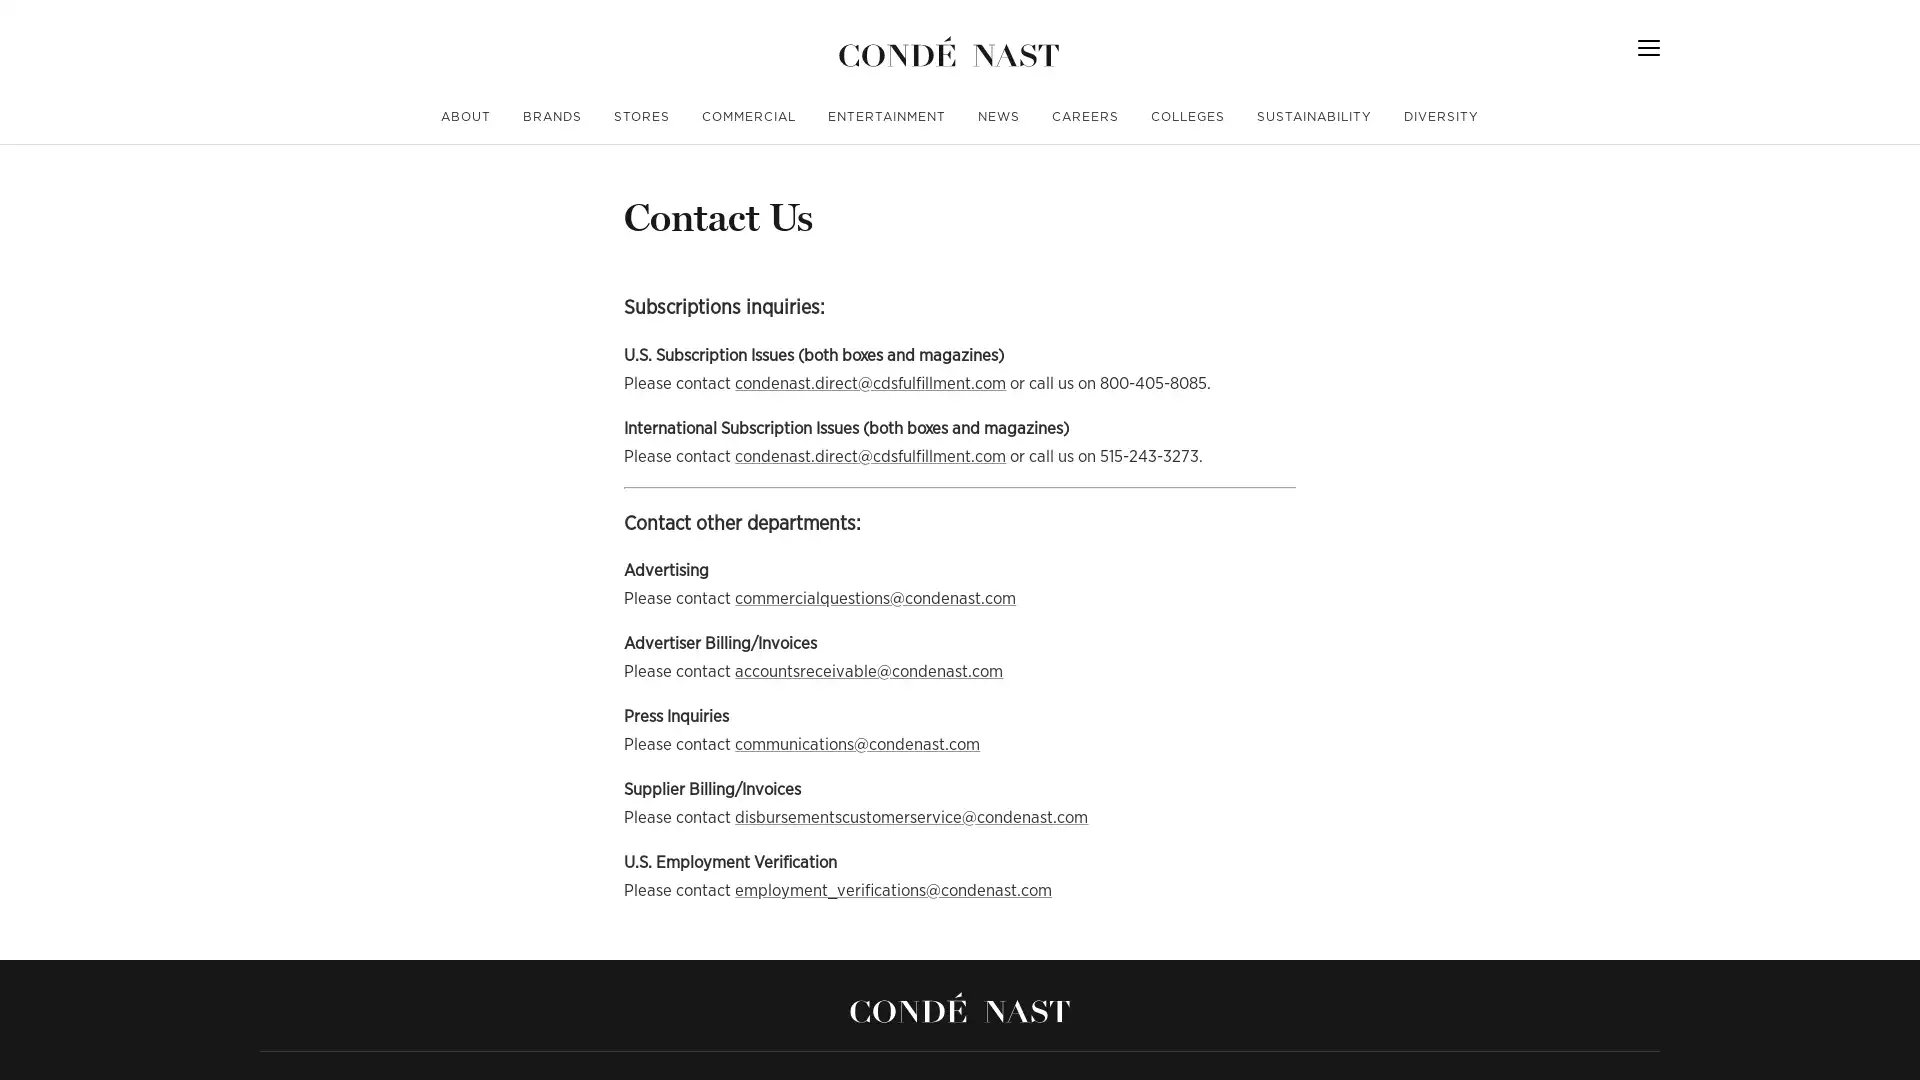 This screenshot has width=1920, height=1080. What do you see at coordinates (1649, 48) in the screenshot?
I see `Menu` at bounding box center [1649, 48].